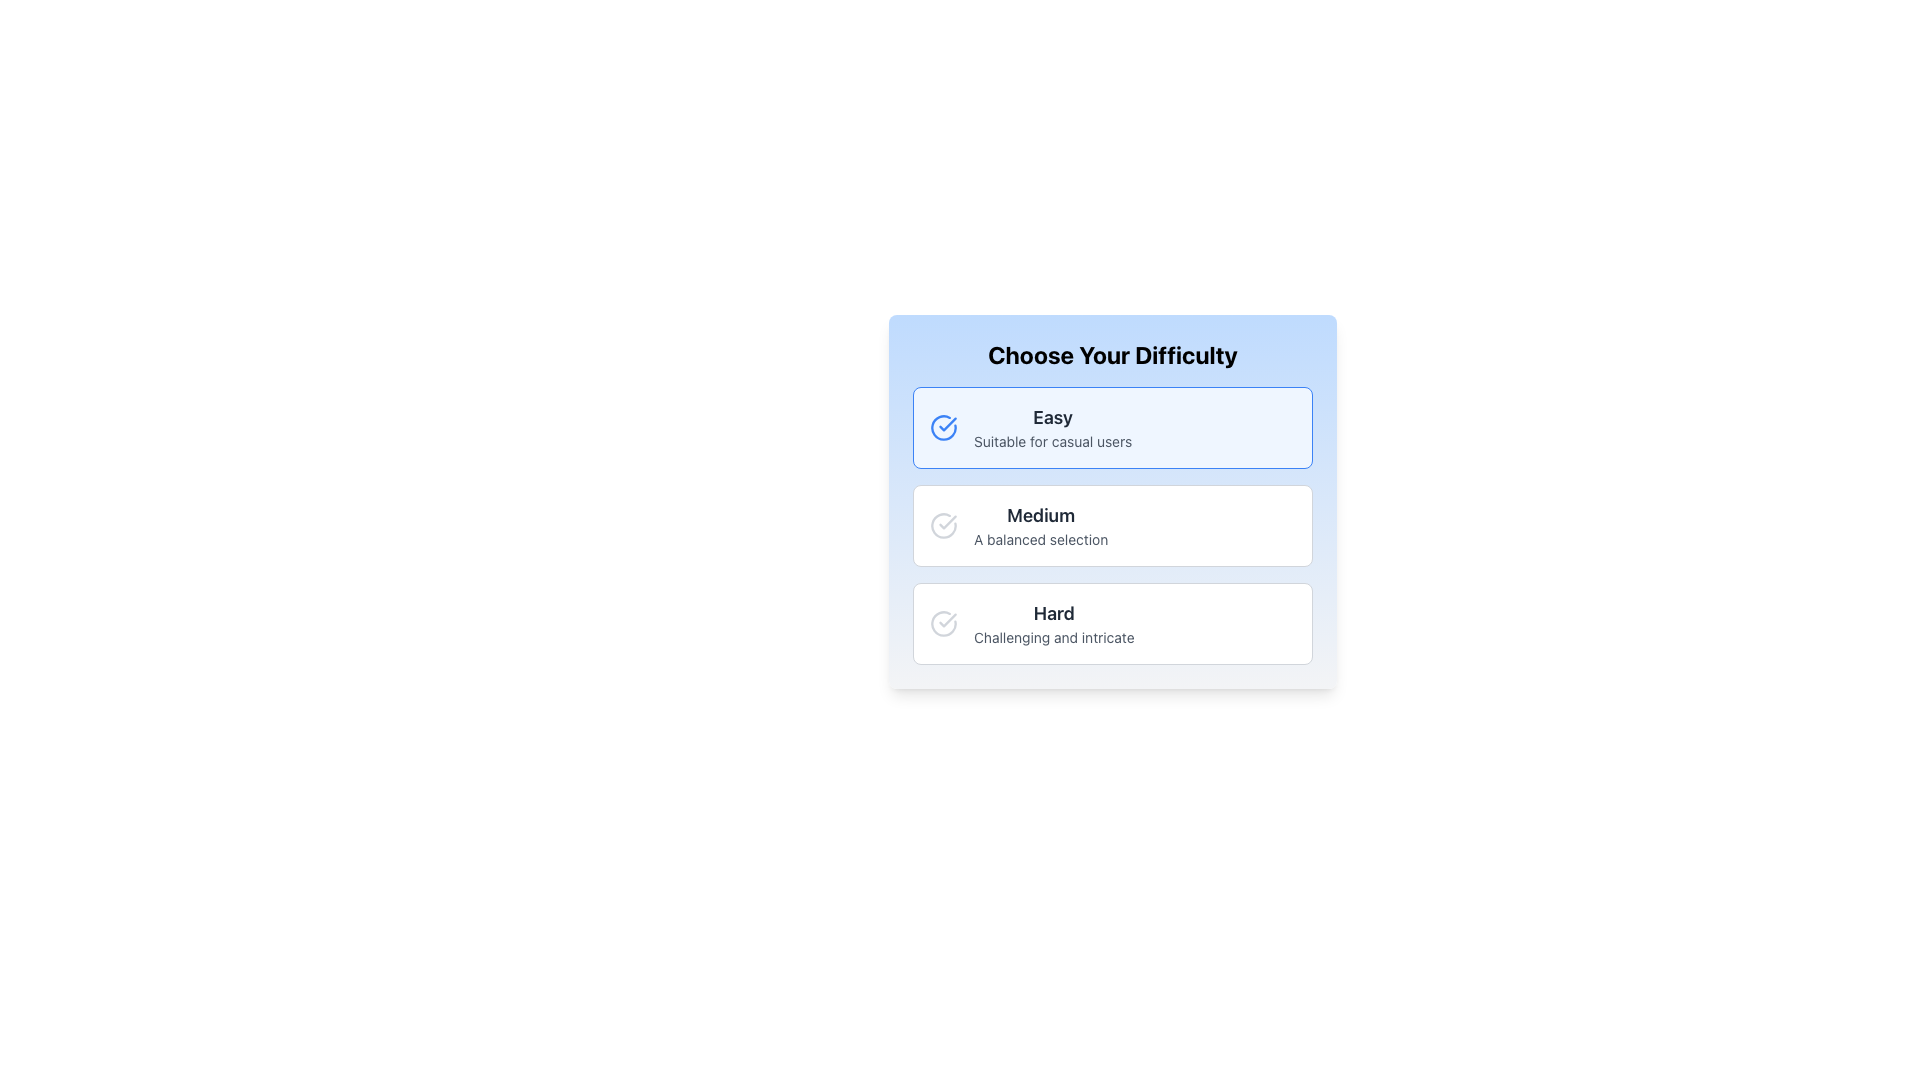 The width and height of the screenshot is (1920, 1080). Describe the element at coordinates (943, 427) in the screenshot. I see `the icon that indicates the selection state of the 'Easy' difficulty option` at that location.